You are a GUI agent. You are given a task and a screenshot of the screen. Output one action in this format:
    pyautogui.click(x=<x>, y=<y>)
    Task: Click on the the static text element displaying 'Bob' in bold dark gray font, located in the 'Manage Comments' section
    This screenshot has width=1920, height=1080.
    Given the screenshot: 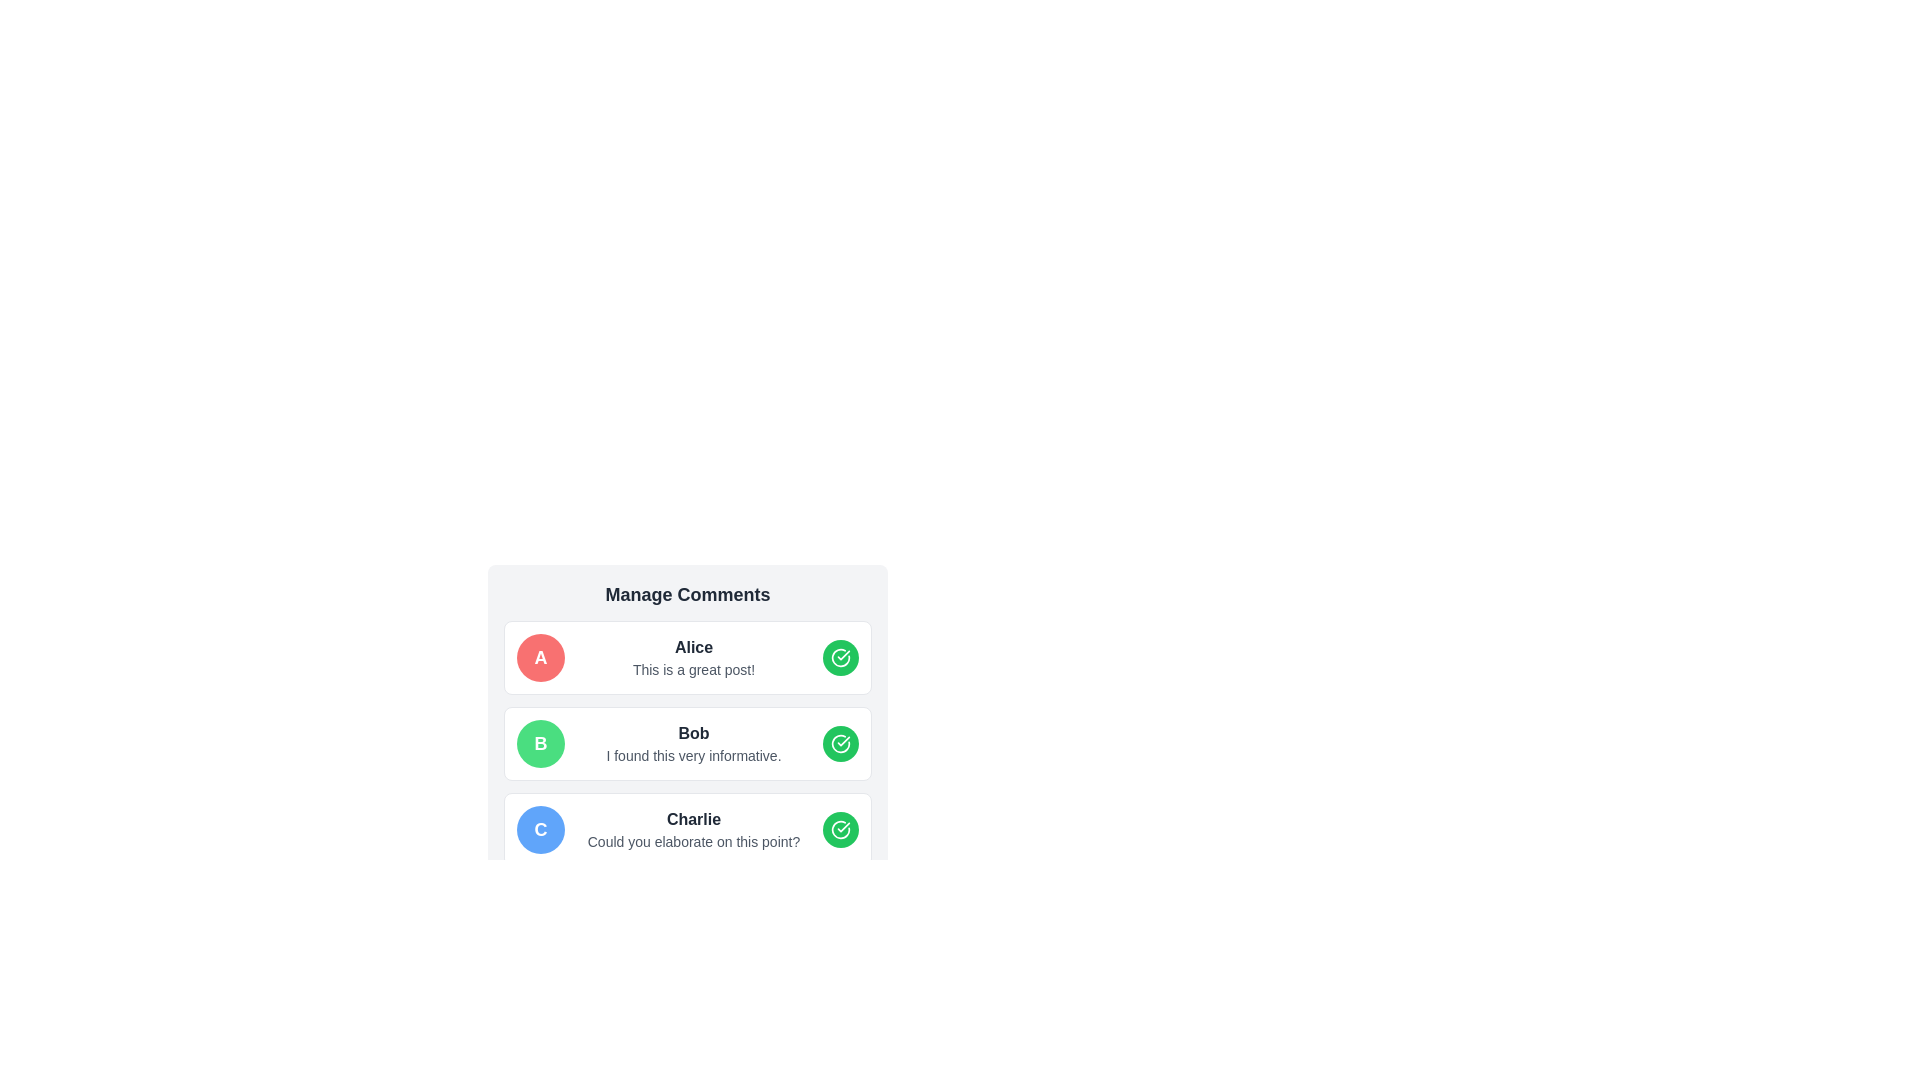 What is the action you would take?
    pyautogui.click(x=694, y=733)
    